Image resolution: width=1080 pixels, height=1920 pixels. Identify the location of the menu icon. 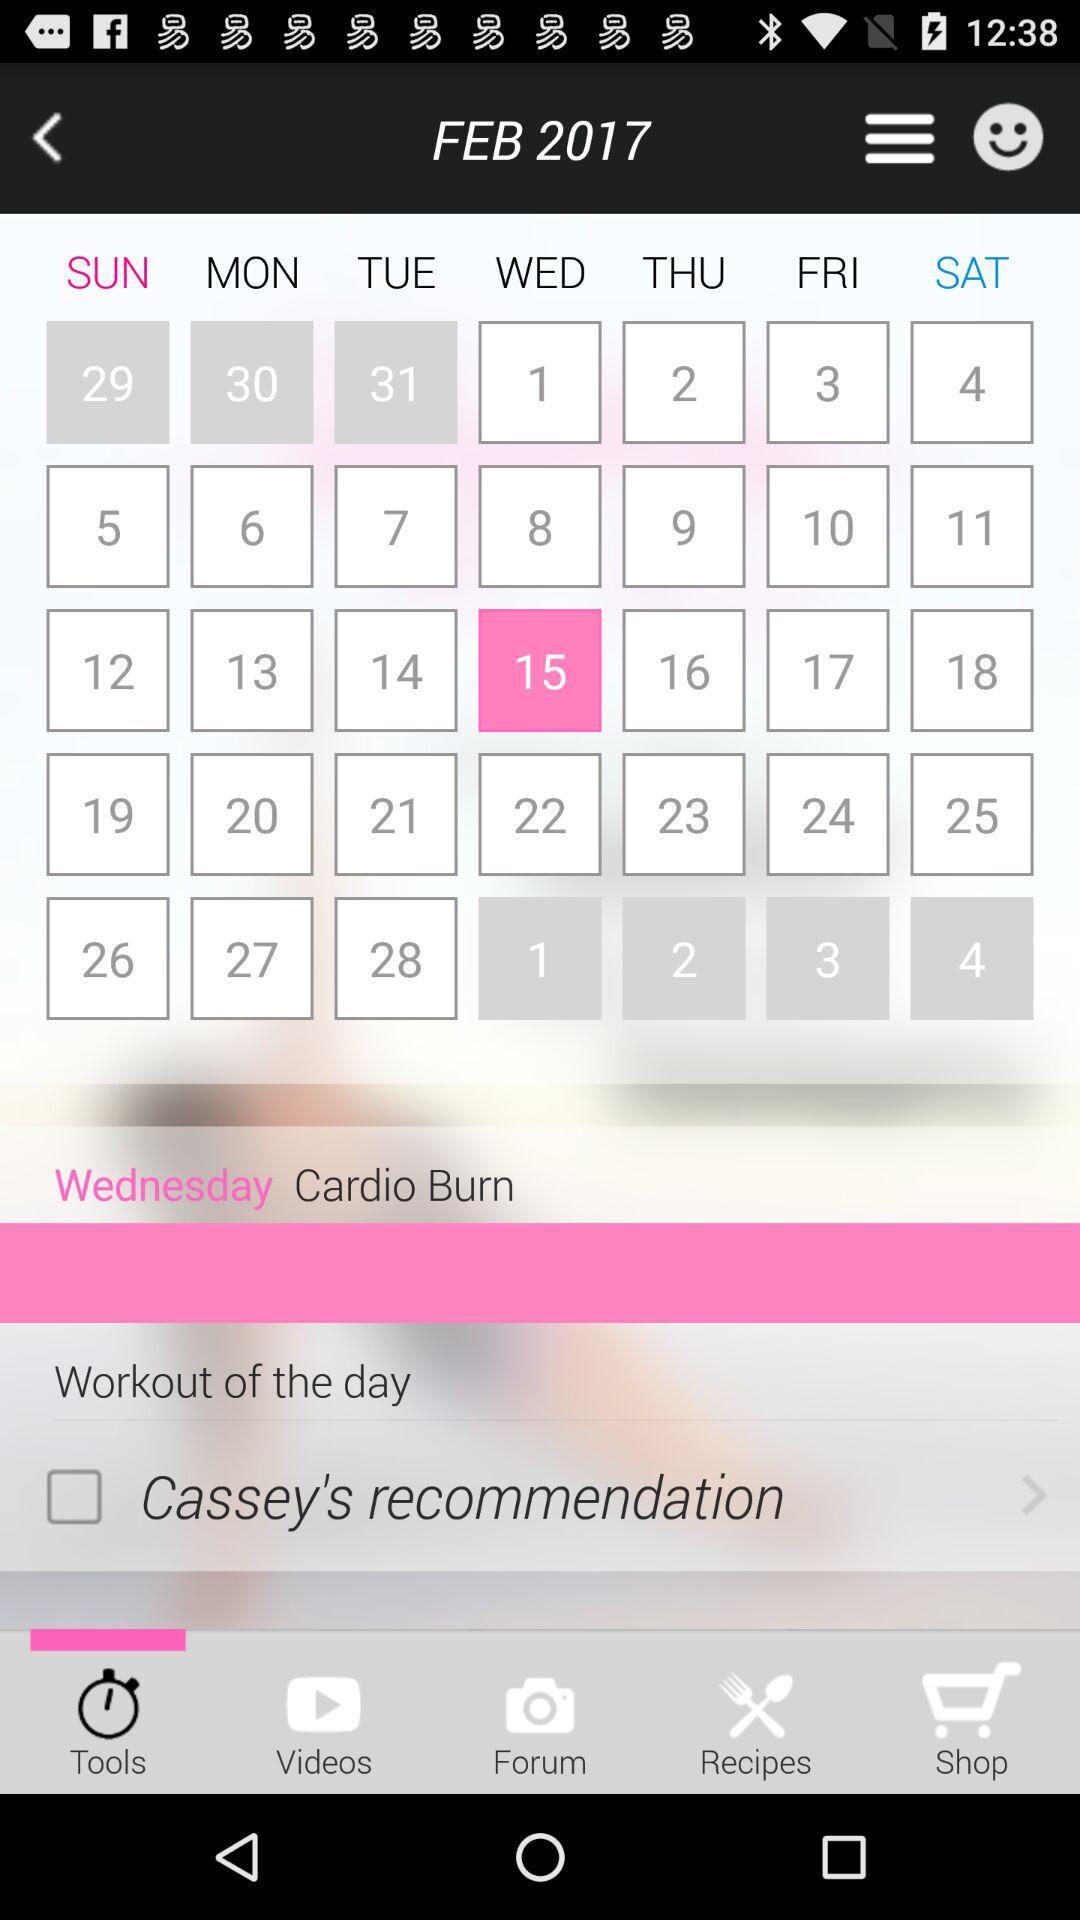
(898, 146).